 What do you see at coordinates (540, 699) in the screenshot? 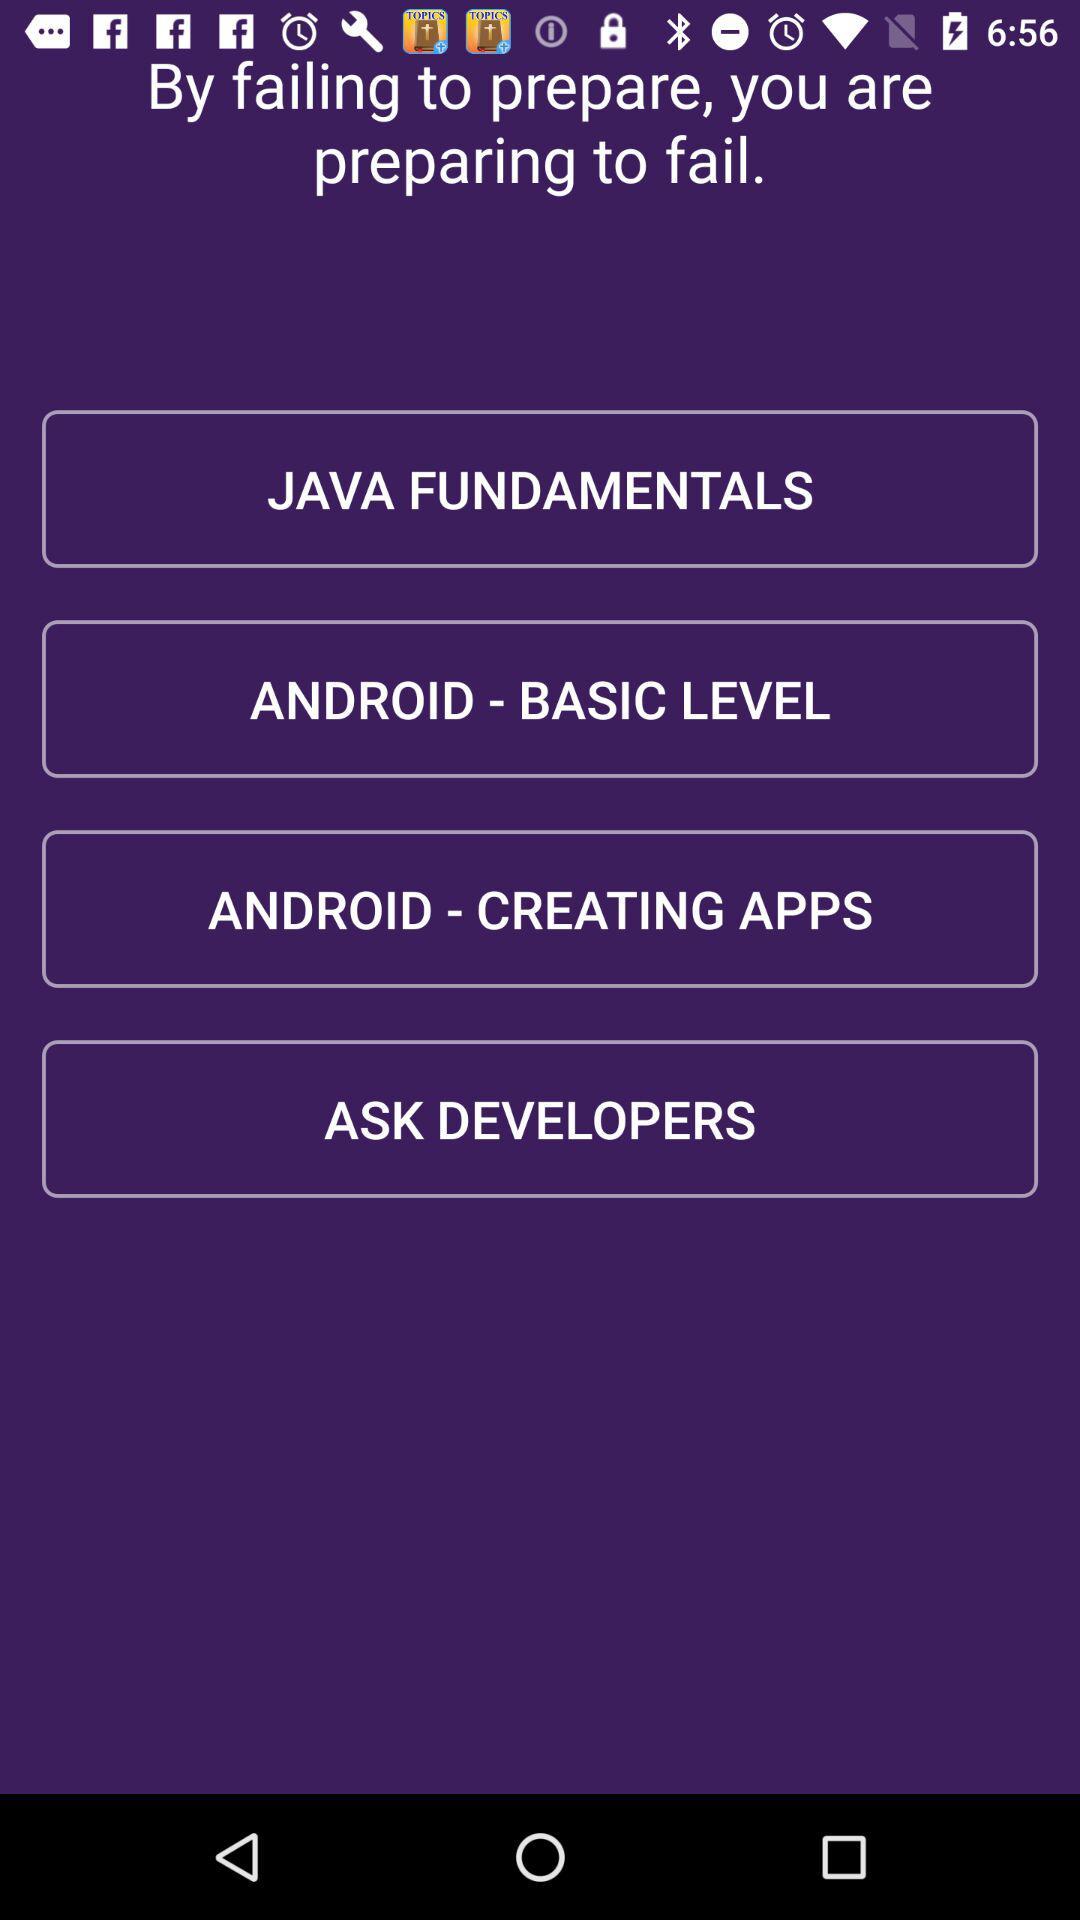
I see `the android - basic level item` at bounding box center [540, 699].